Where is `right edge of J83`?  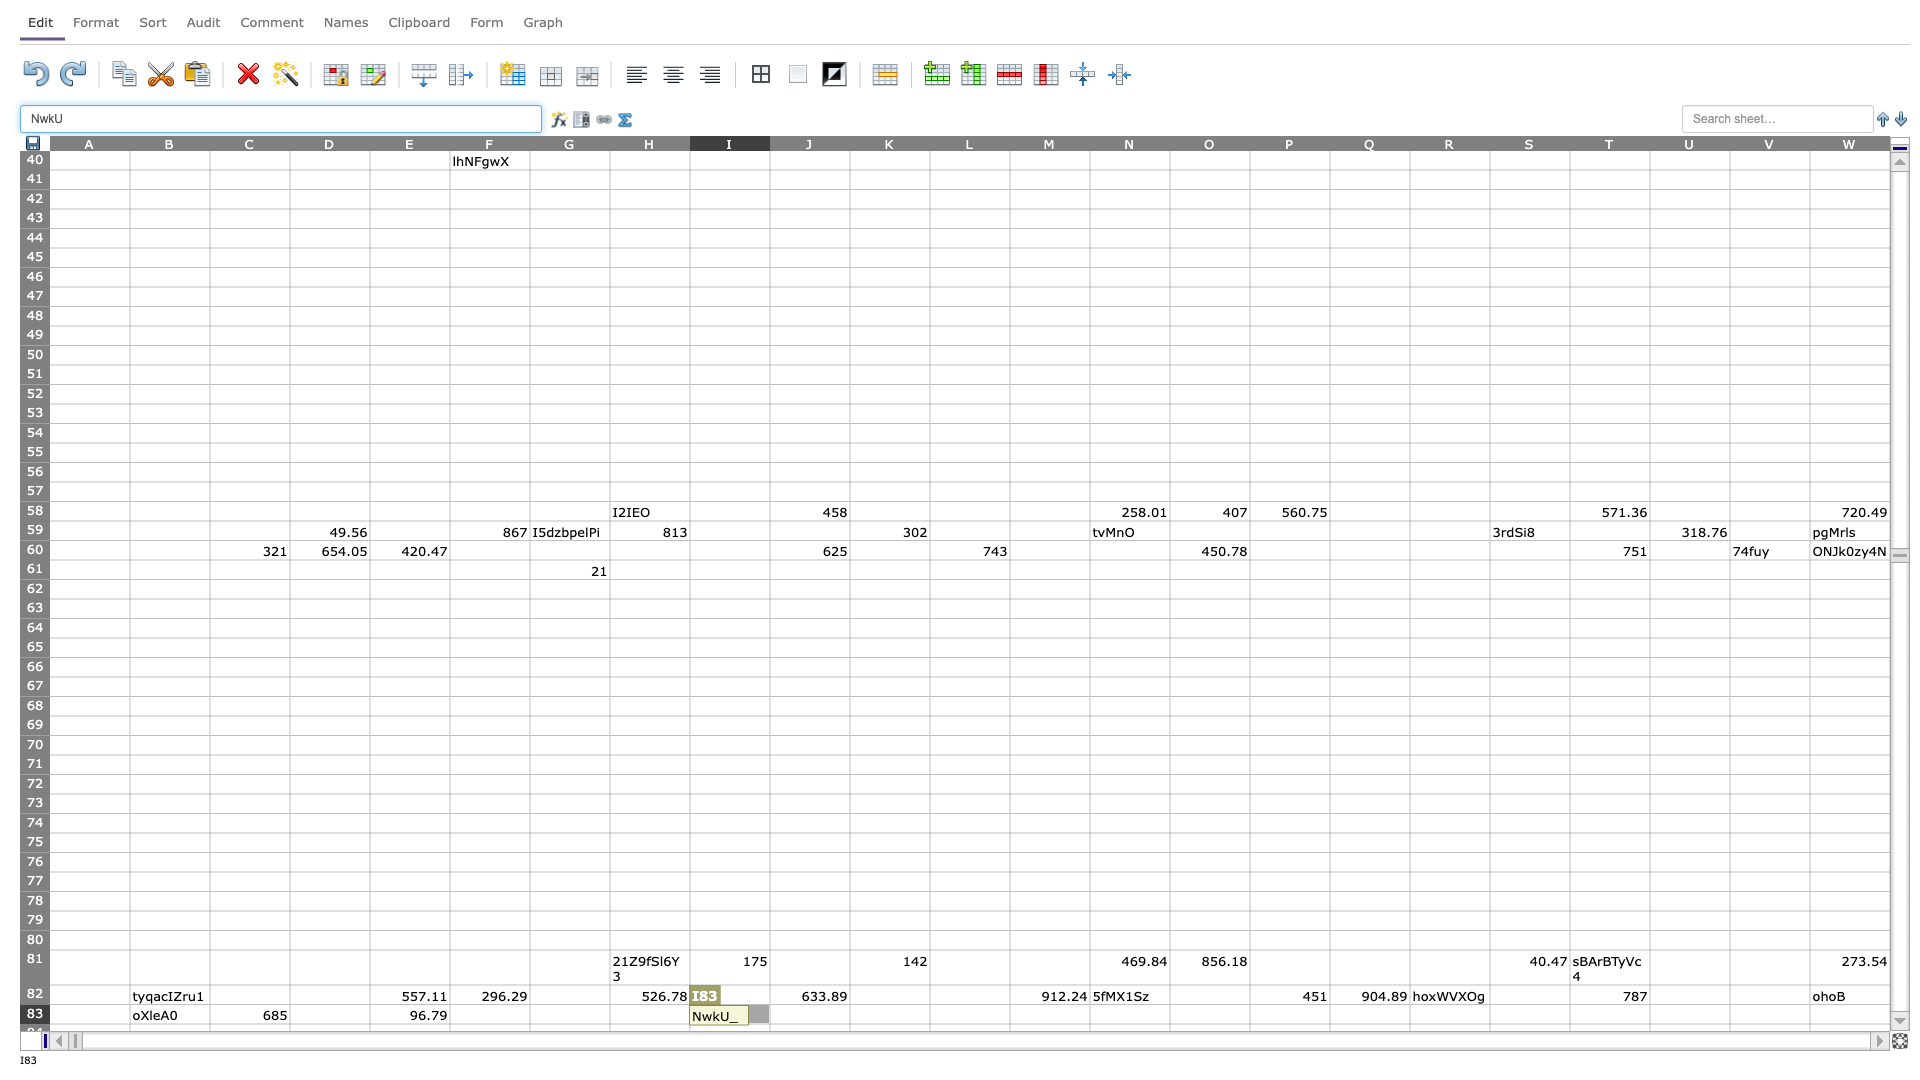
right edge of J83 is located at coordinates (849, 1014).